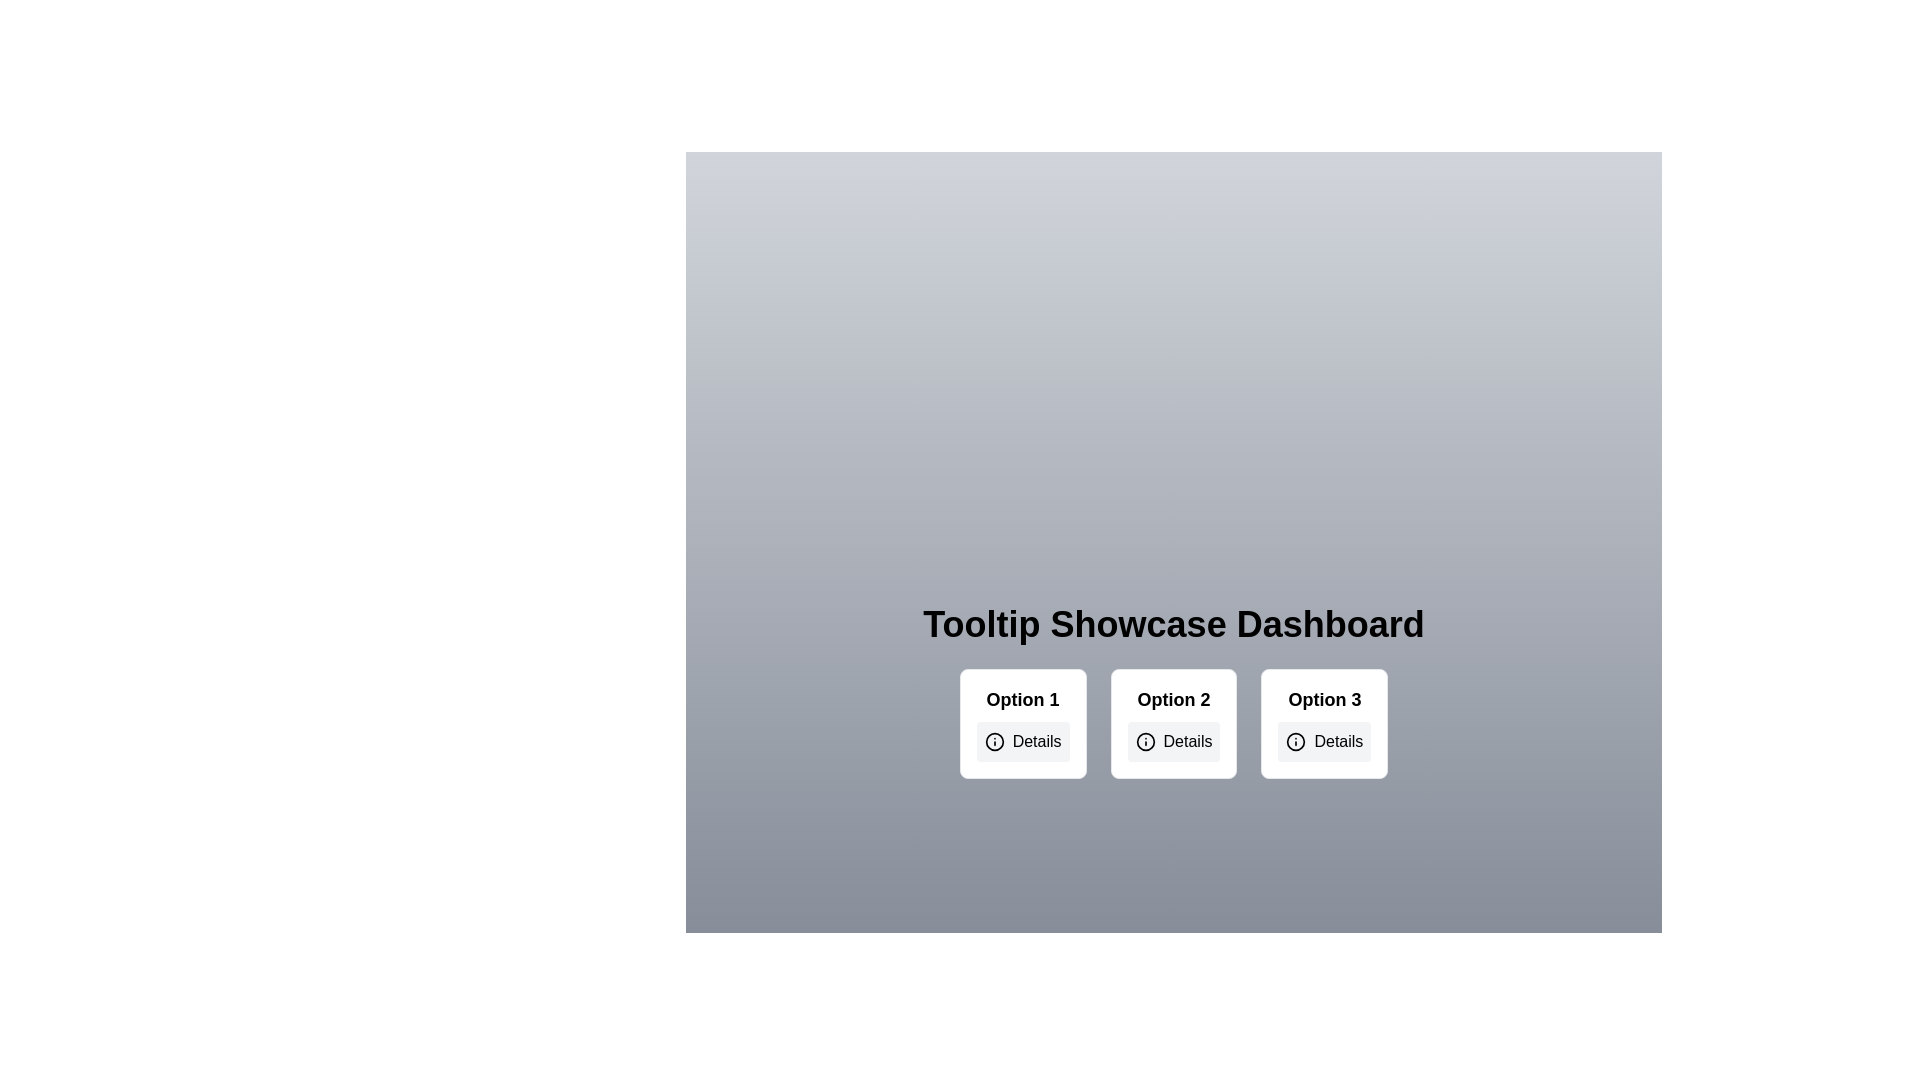 The height and width of the screenshot is (1080, 1920). Describe the element at coordinates (1338, 741) in the screenshot. I see `the 'Details' text label located within the 'Option 3' button, which is positioned next to an informational icon` at that location.